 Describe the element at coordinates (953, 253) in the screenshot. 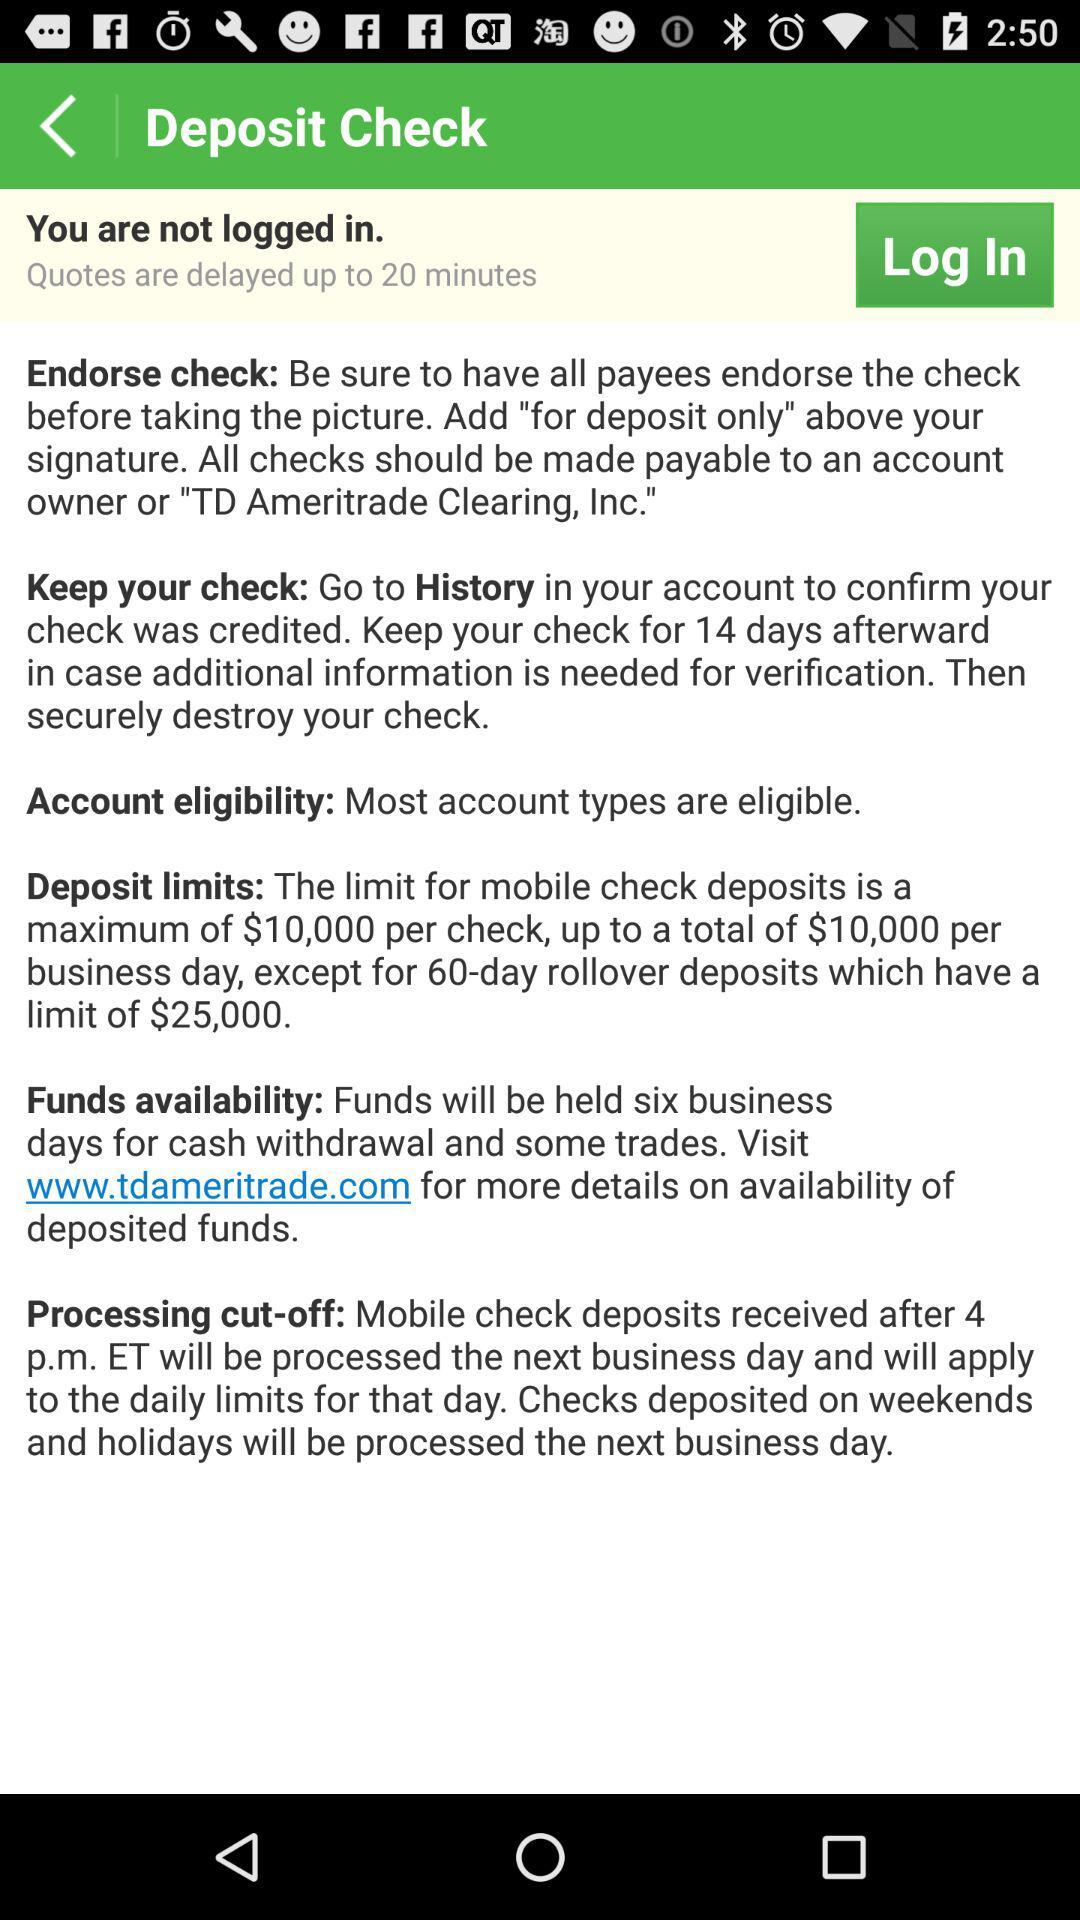

I see `the item above the endorse check be app` at that location.